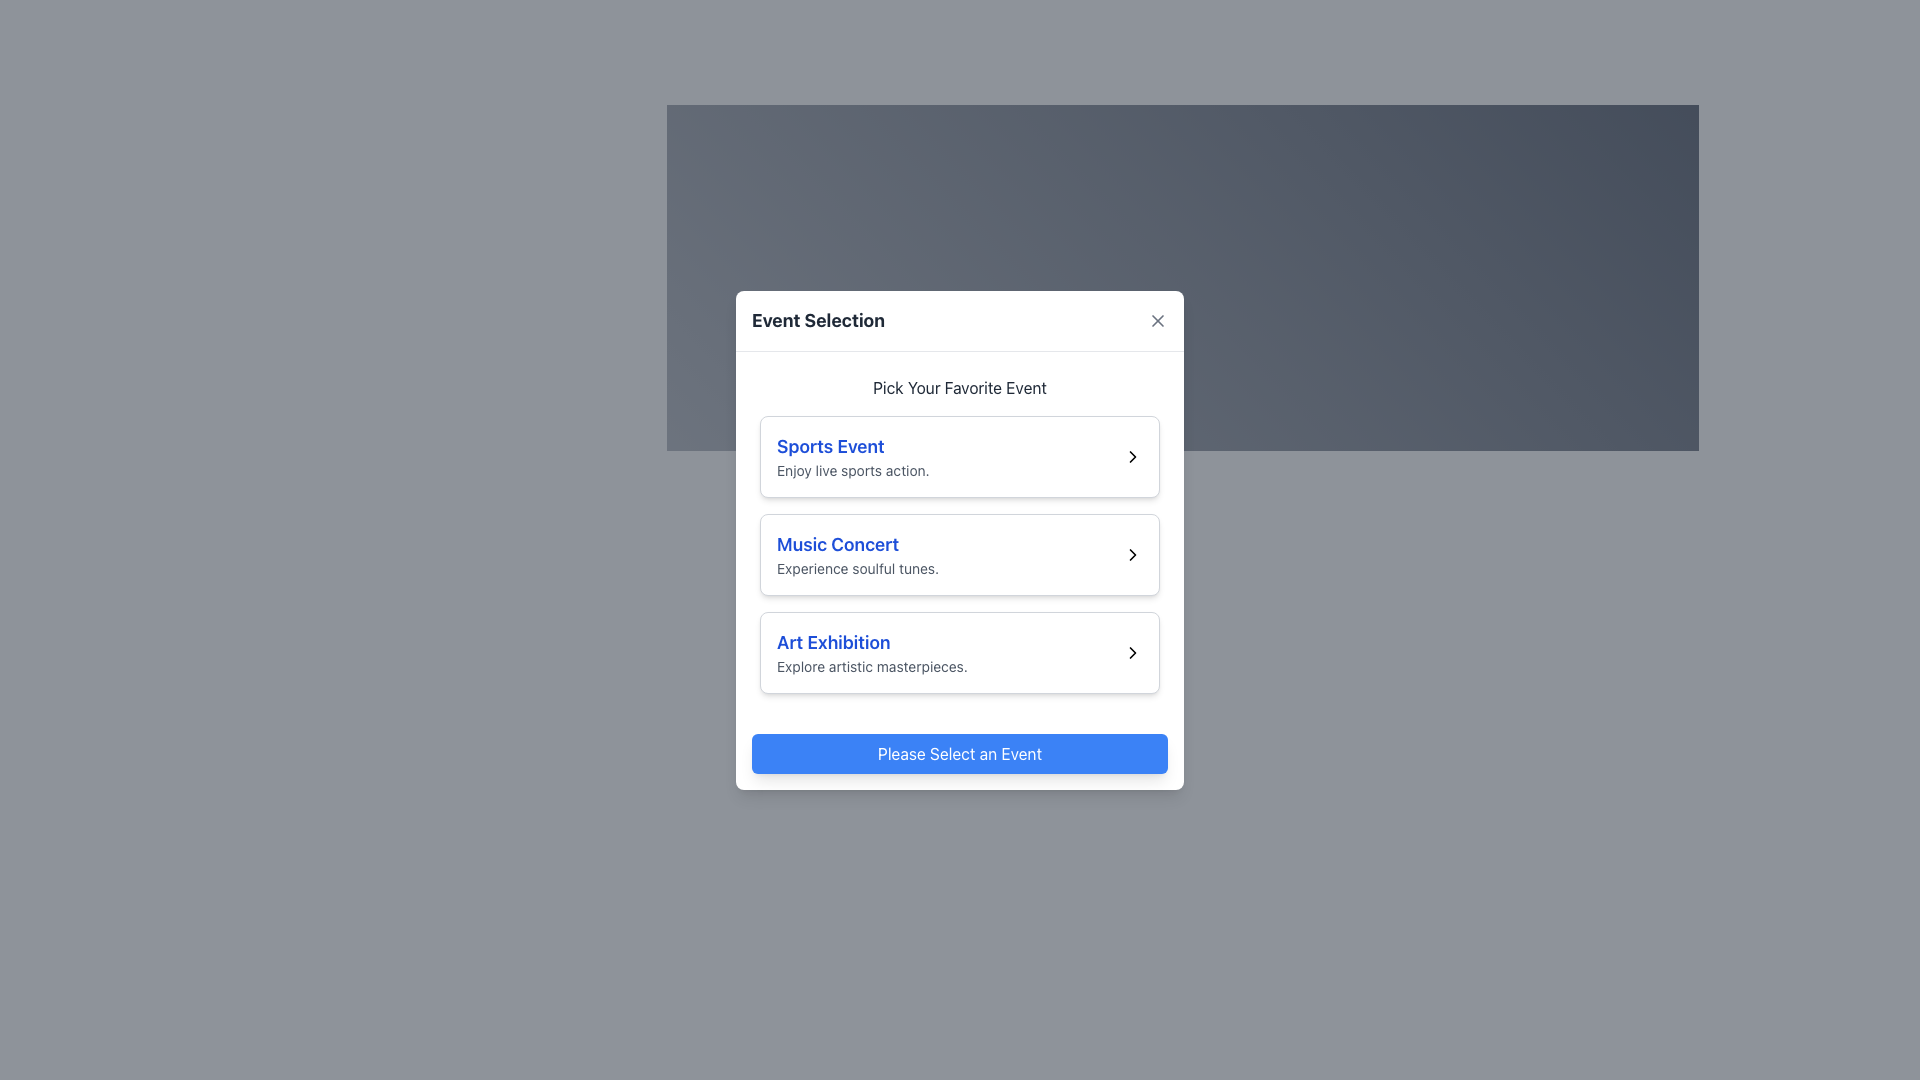  I want to click on the prominent static text 'Sports Event' displayed in a large, bold, blue font at the top of the event options list in the modal dialog, so click(853, 445).